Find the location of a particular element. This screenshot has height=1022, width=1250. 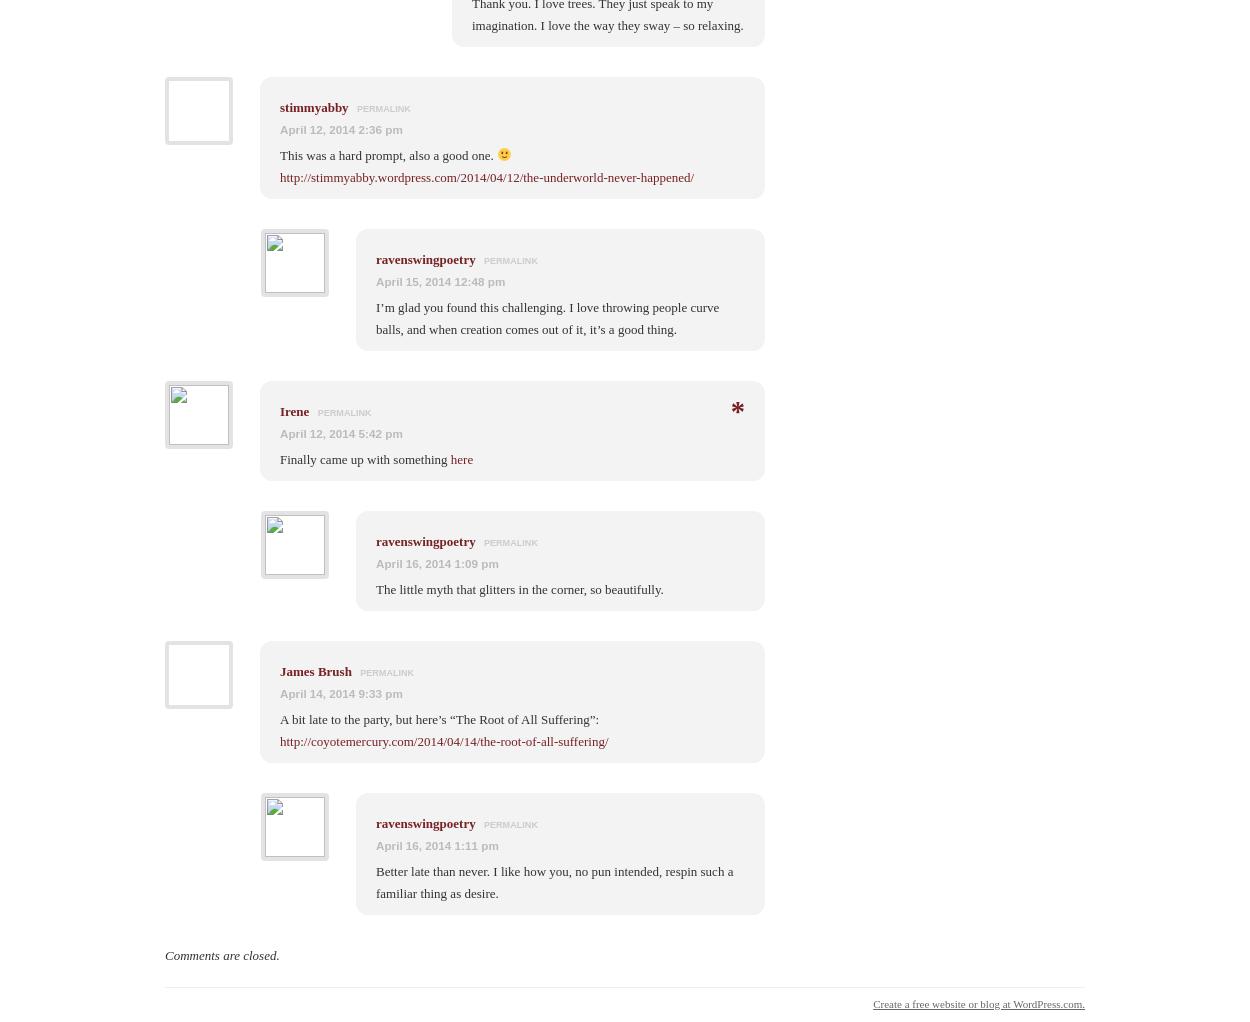

'I’m glad you found this challenging. I love throwing people curve balls, and when creation comes out of it, it’s a good thing.' is located at coordinates (547, 316).